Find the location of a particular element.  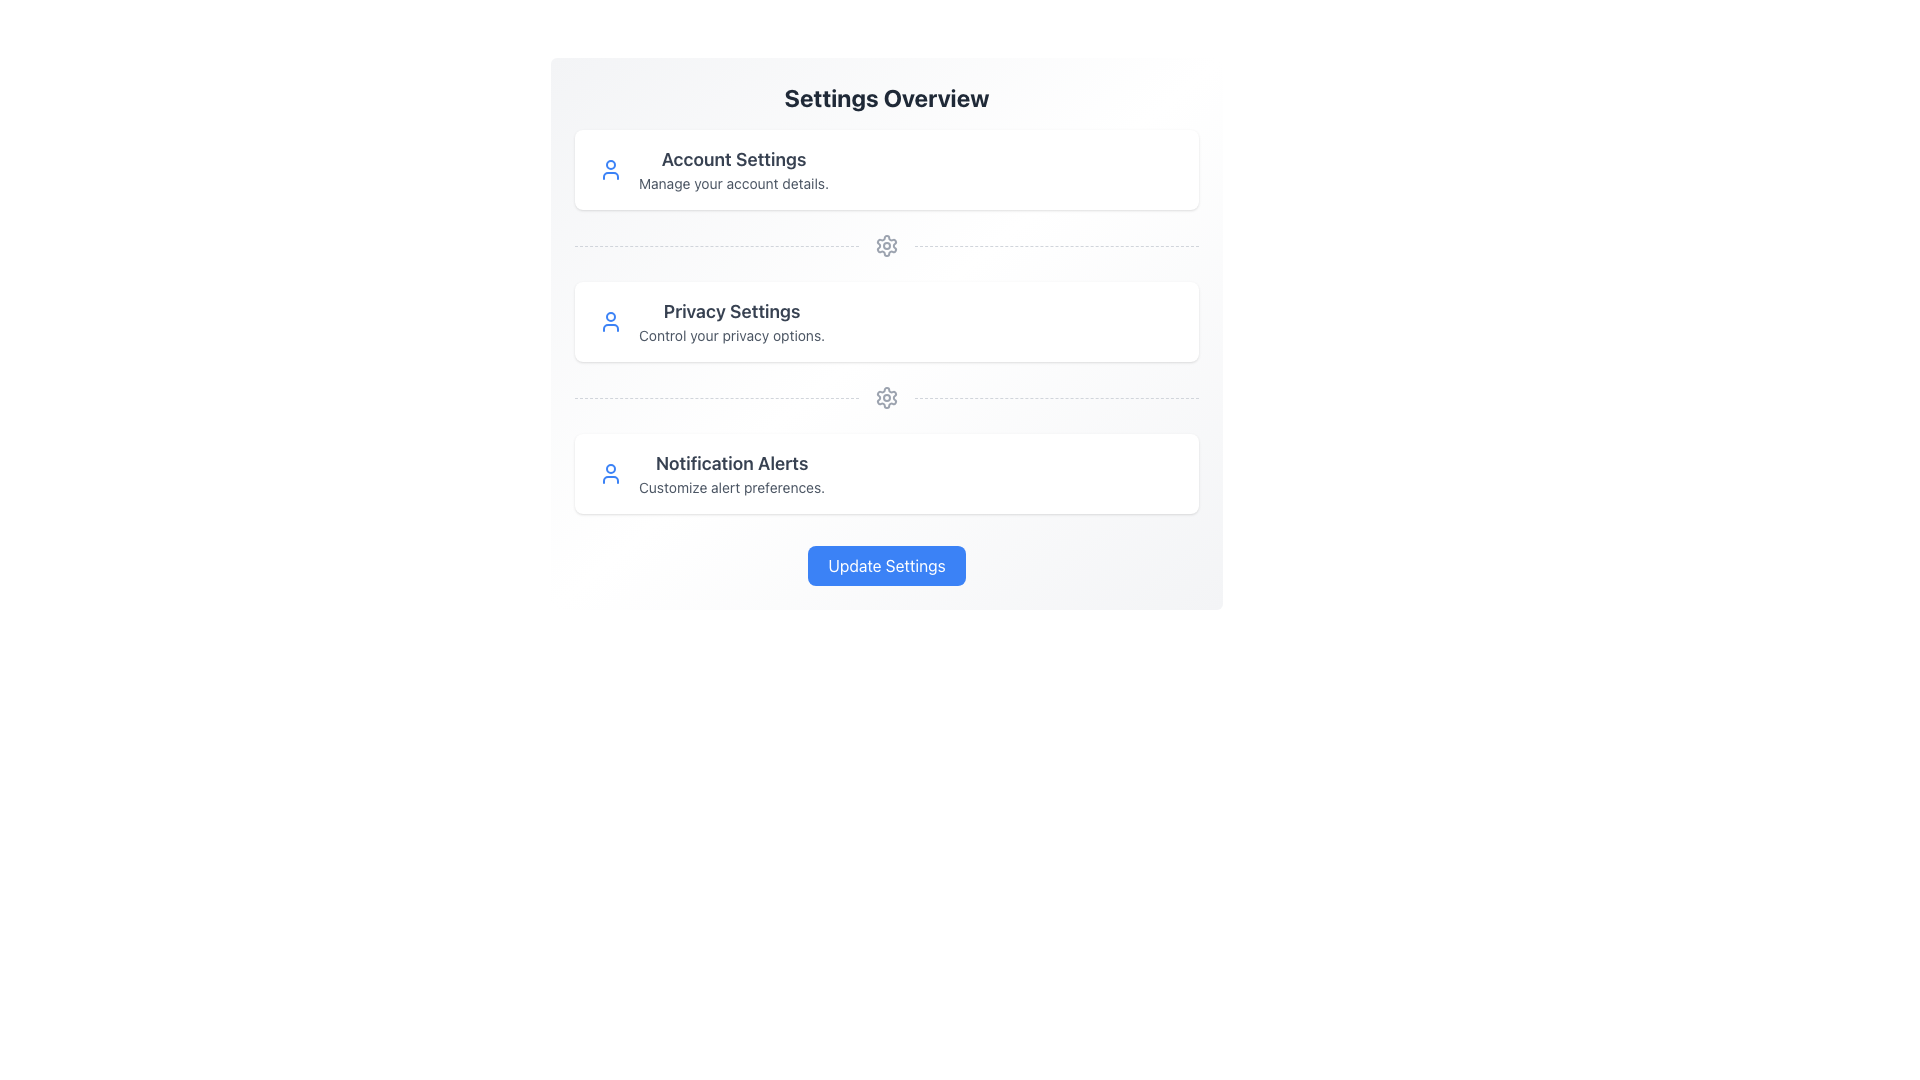

the 'Update Settings' button, which is a rectangular button with rounded corners, blue background, and bold white text, to observe potential styling changes is located at coordinates (886, 566).